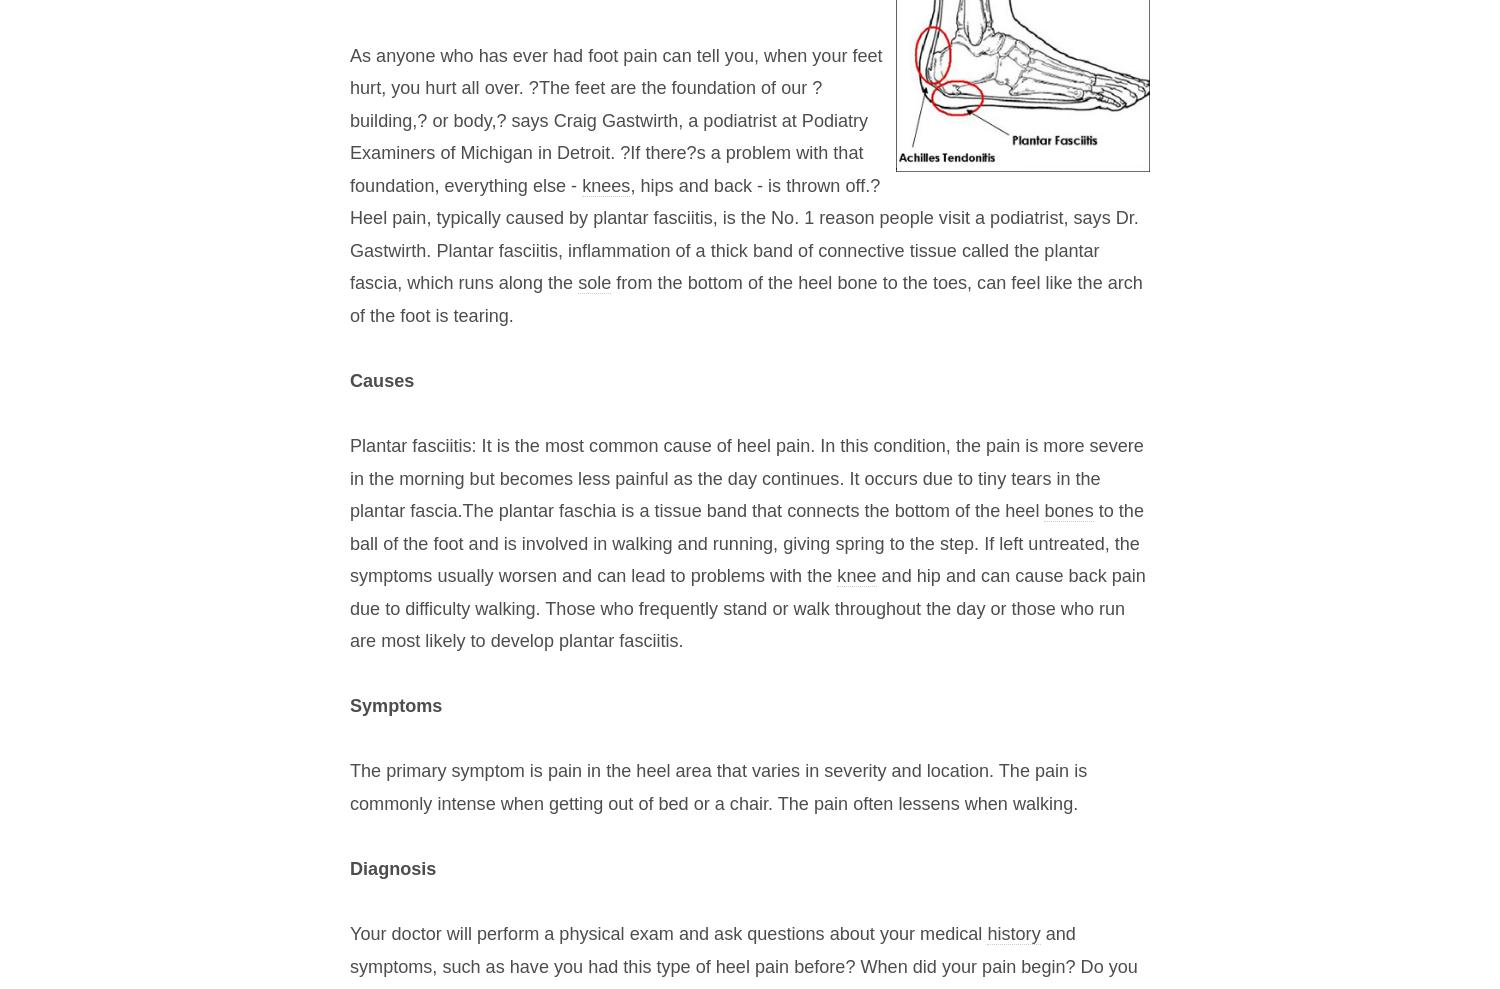  Describe the element at coordinates (717, 786) in the screenshot. I see `'The primary symptom is pain in the heel area that varies in severity and location. The pain is commonly intense when getting out of bed or a chair. The pain often lessens when walking.'` at that location.